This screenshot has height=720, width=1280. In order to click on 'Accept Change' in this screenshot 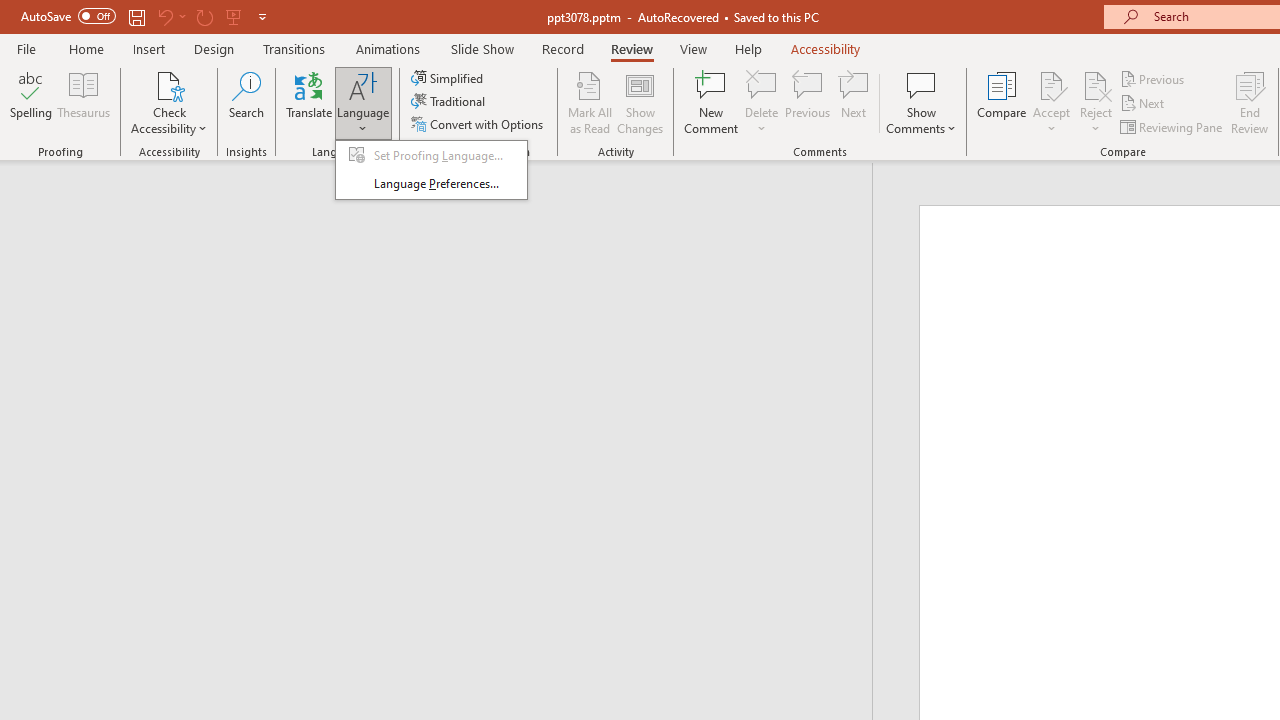, I will do `click(1050, 84)`.